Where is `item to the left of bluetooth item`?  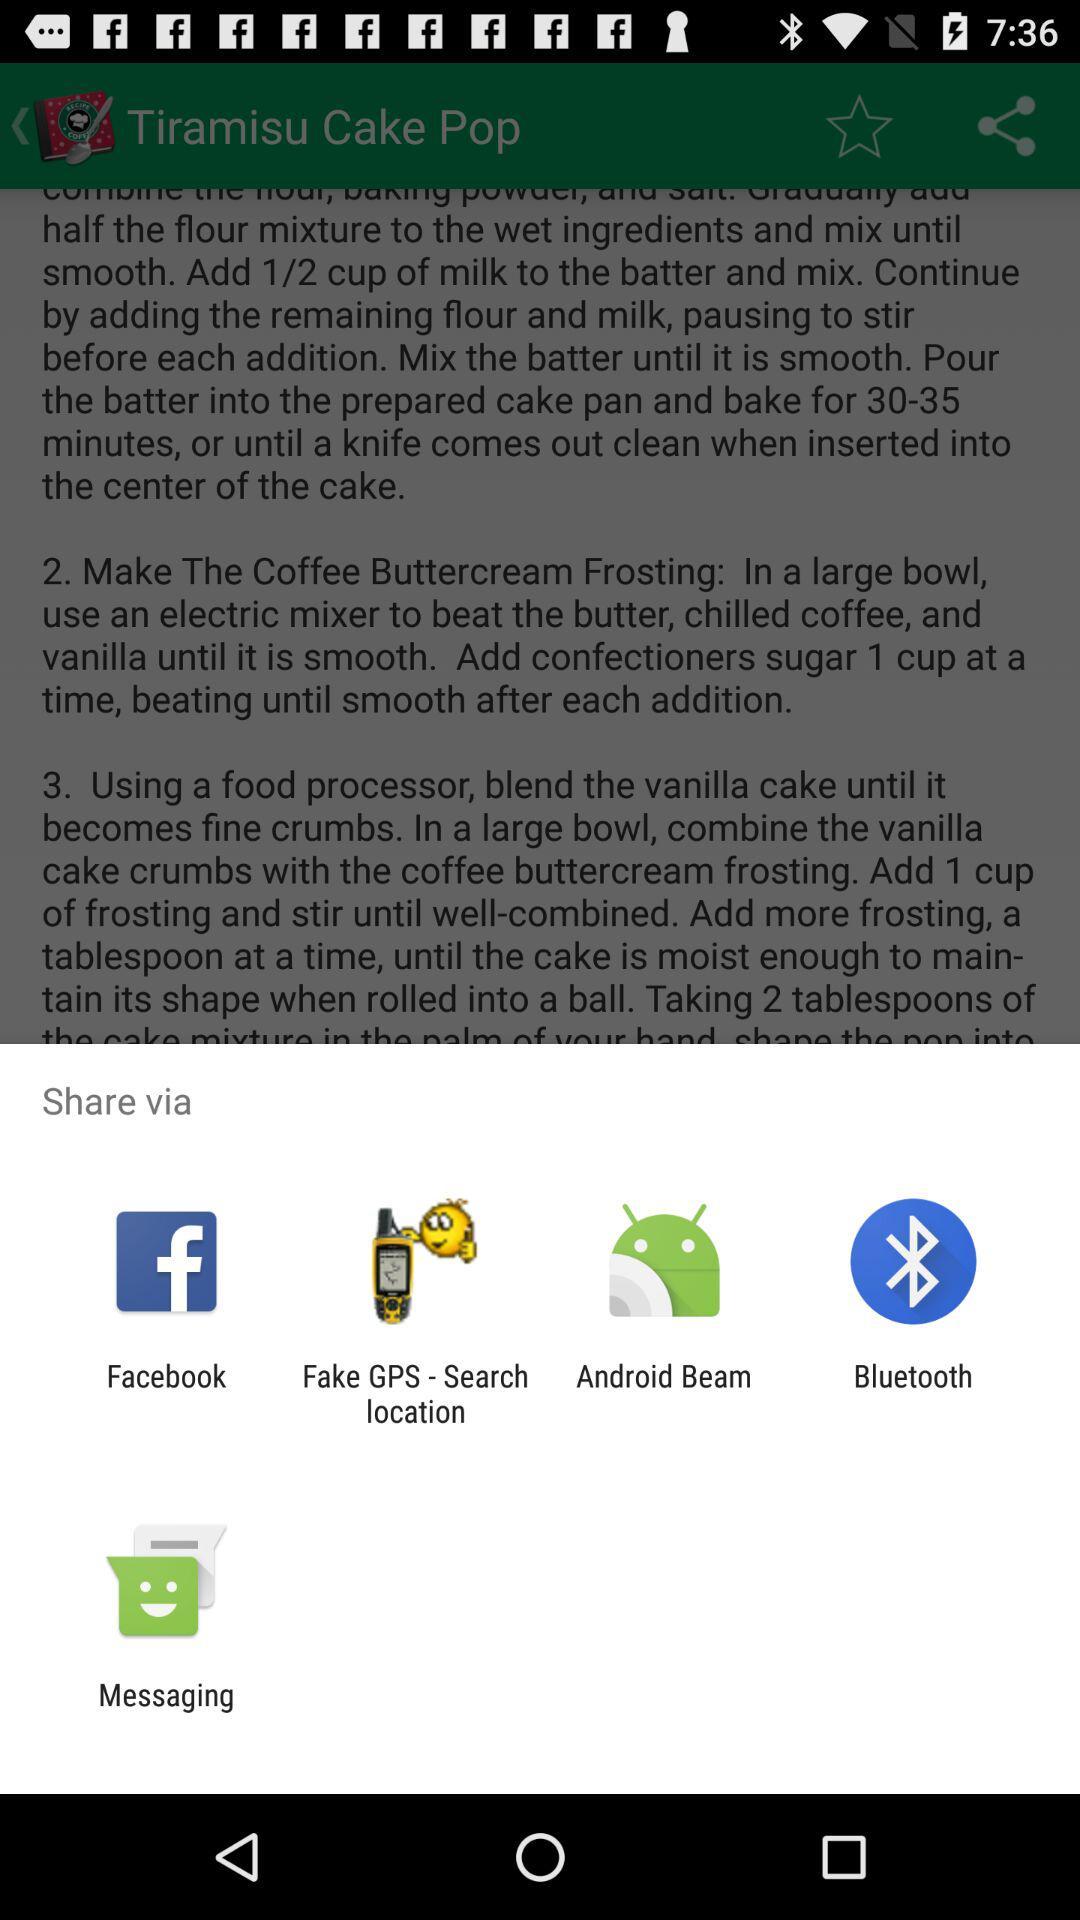
item to the left of bluetooth item is located at coordinates (664, 1392).